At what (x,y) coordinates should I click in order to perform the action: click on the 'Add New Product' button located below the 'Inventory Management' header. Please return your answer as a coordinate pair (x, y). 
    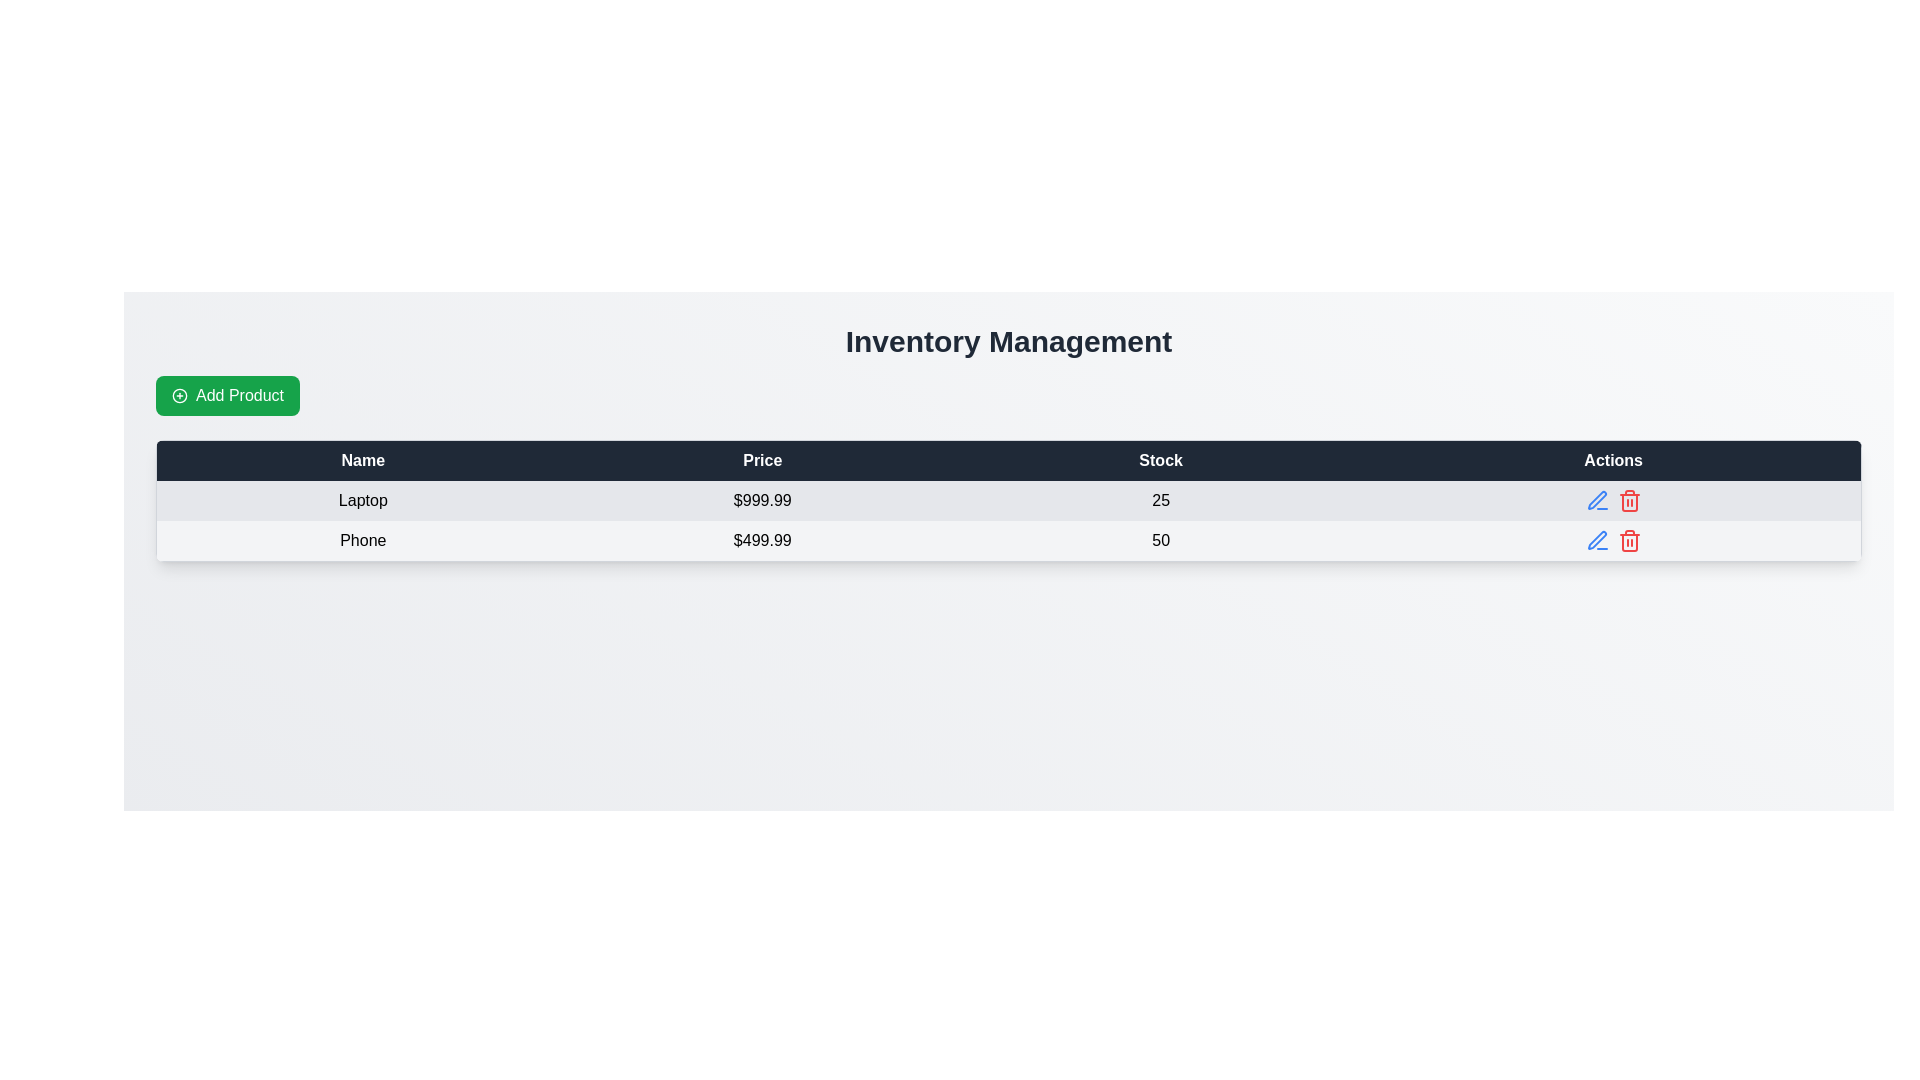
    Looking at the image, I should click on (228, 396).